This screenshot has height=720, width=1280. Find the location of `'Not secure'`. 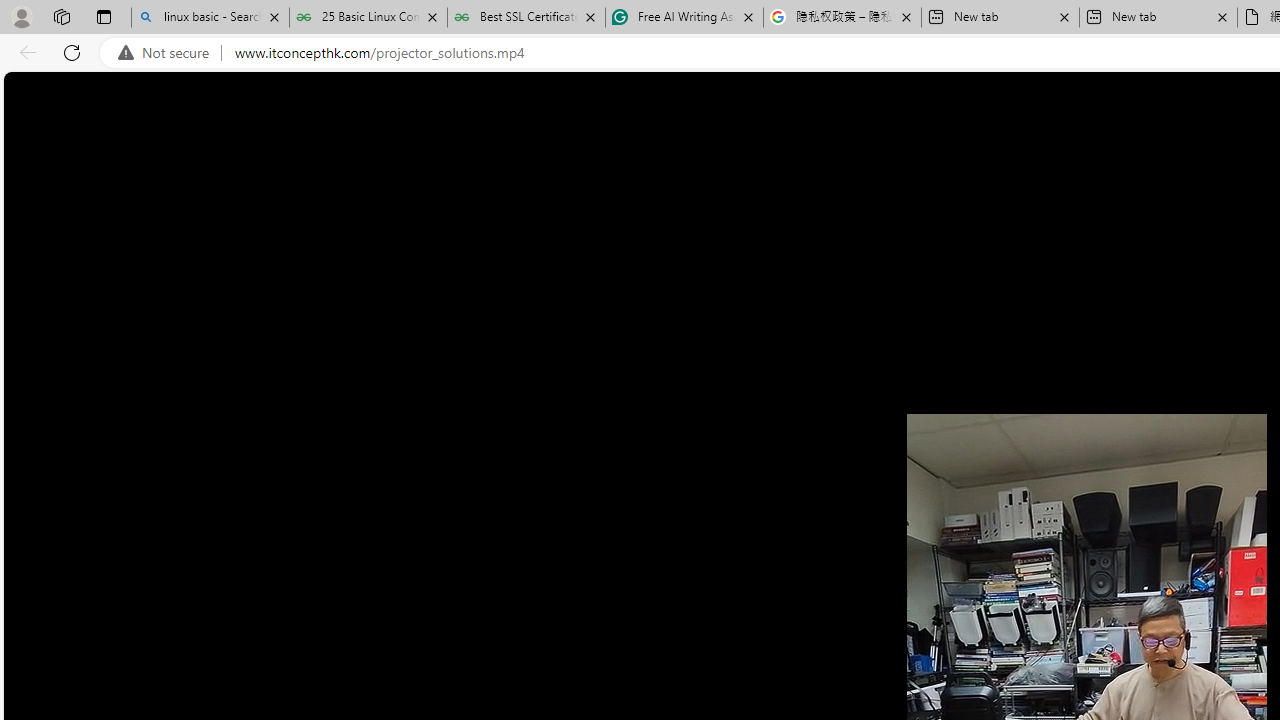

'Not secure' is located at coordinates (168, 52).